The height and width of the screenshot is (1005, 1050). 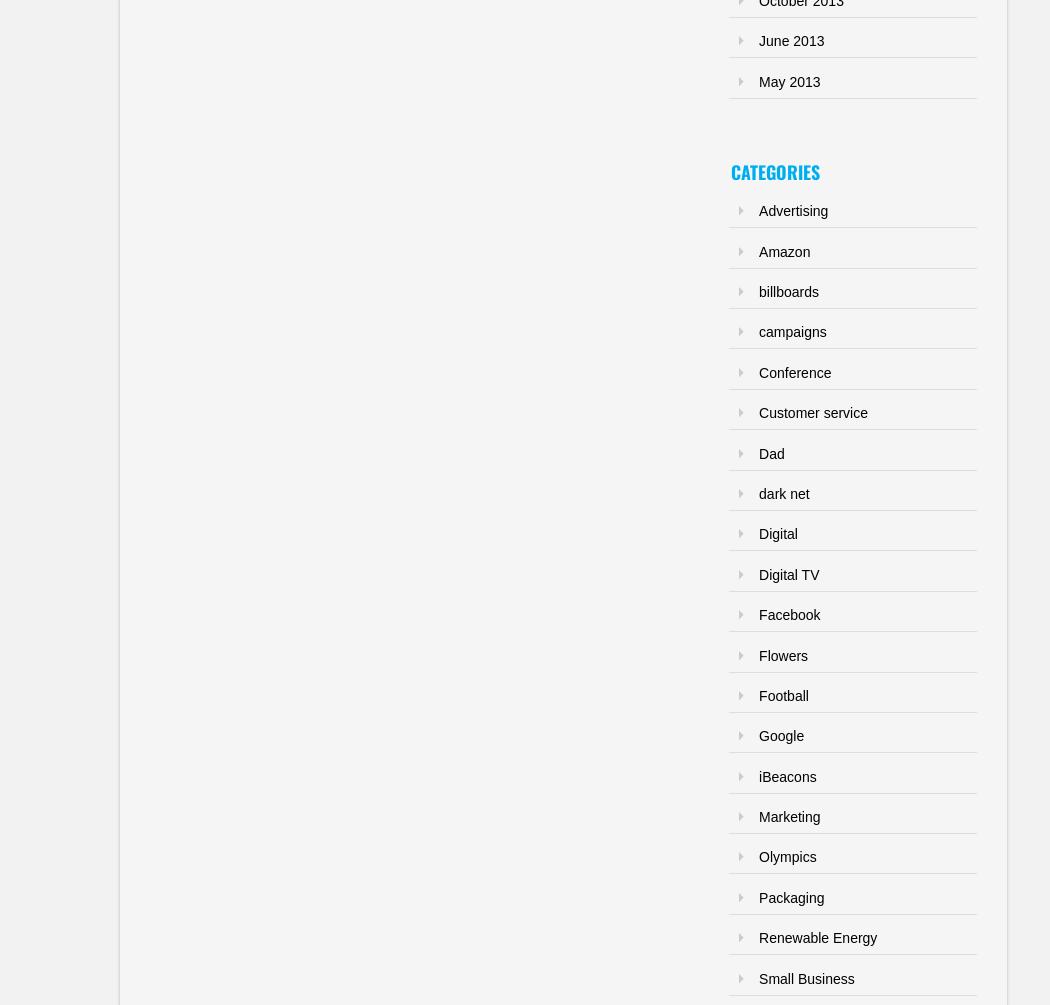 I want to click on 'dark net', so click(x=784, y=492).